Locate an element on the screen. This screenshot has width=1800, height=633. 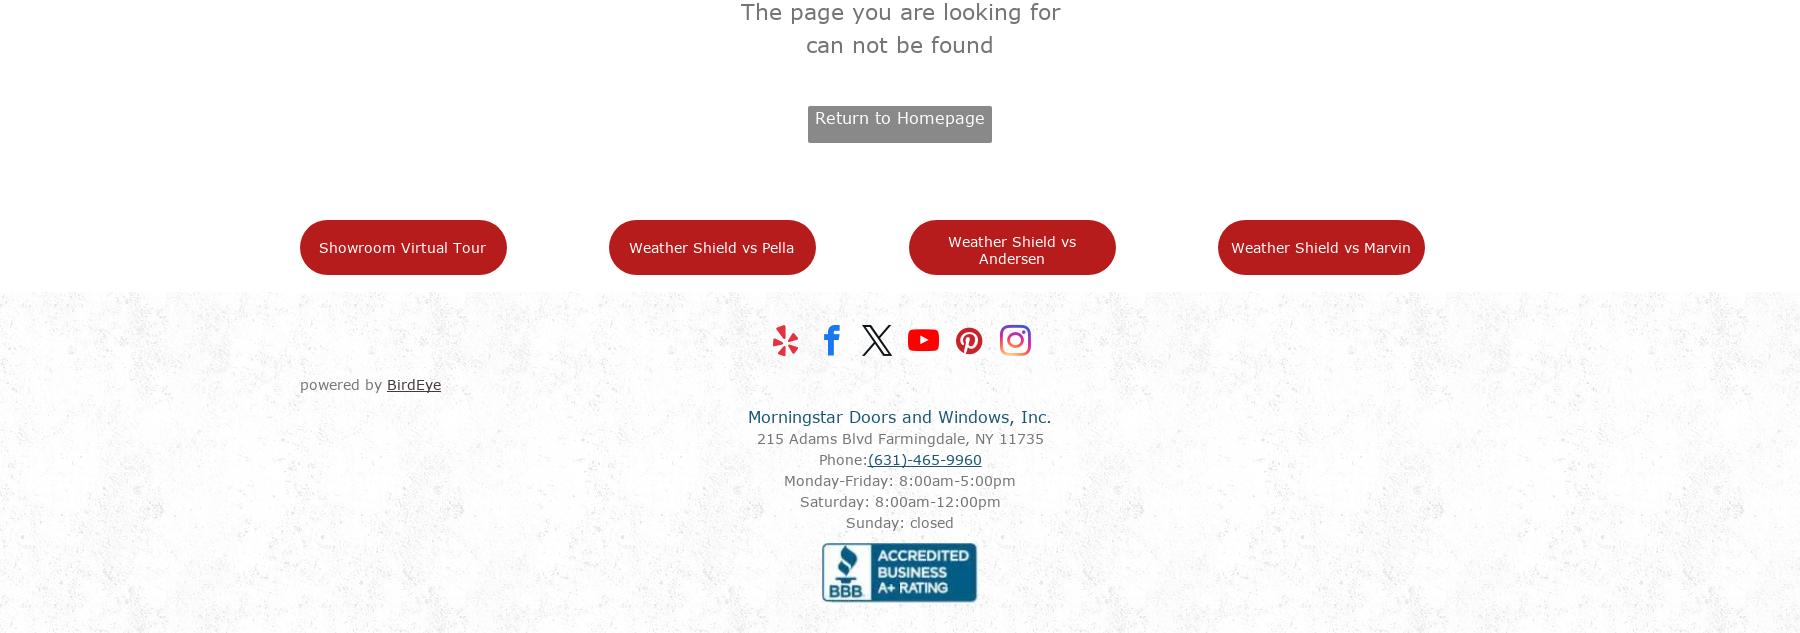
'Marvin vs Weather Shield' is located at coordinates (710, 46).